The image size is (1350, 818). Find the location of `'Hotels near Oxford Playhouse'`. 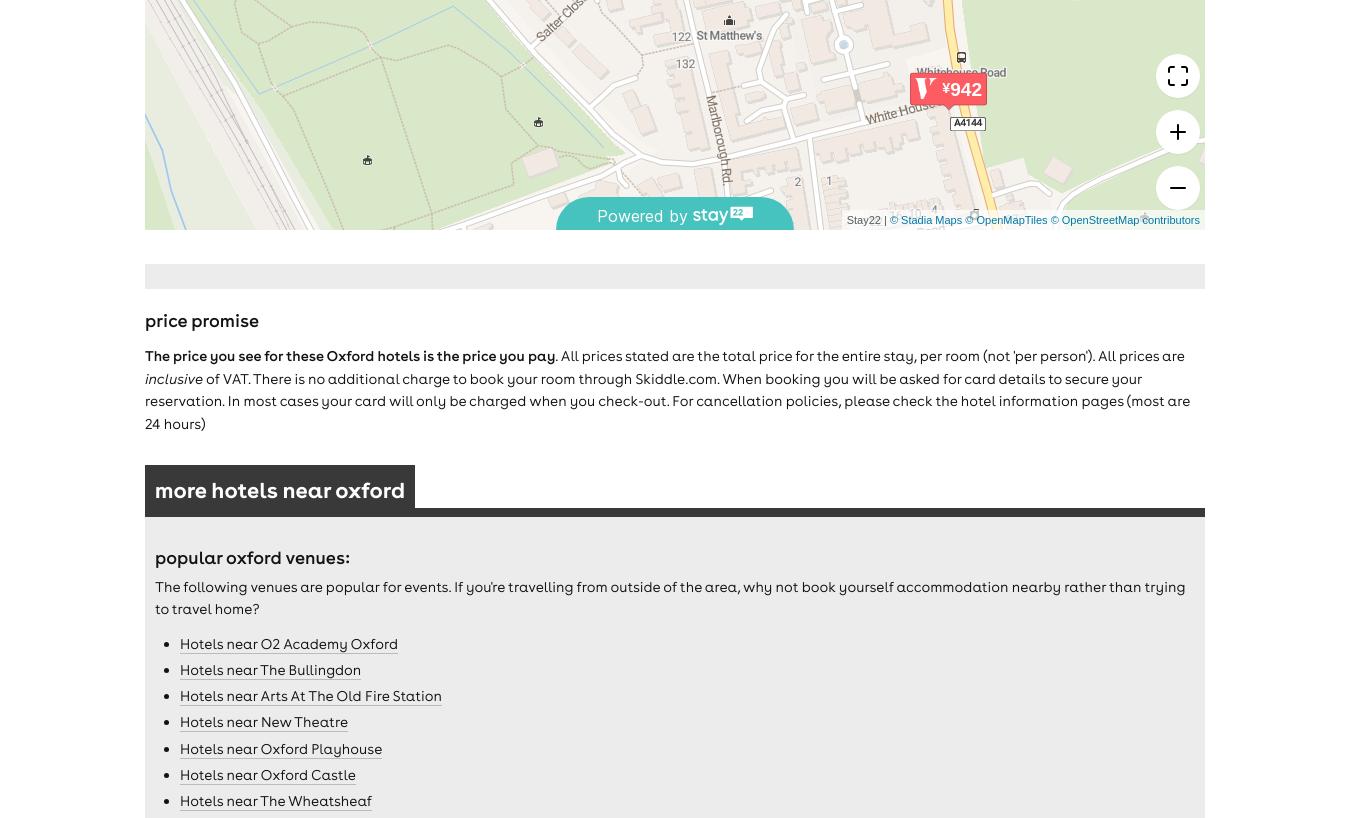

'Hotels near Oxford Playhouse' is located at coordinates (179, 746).